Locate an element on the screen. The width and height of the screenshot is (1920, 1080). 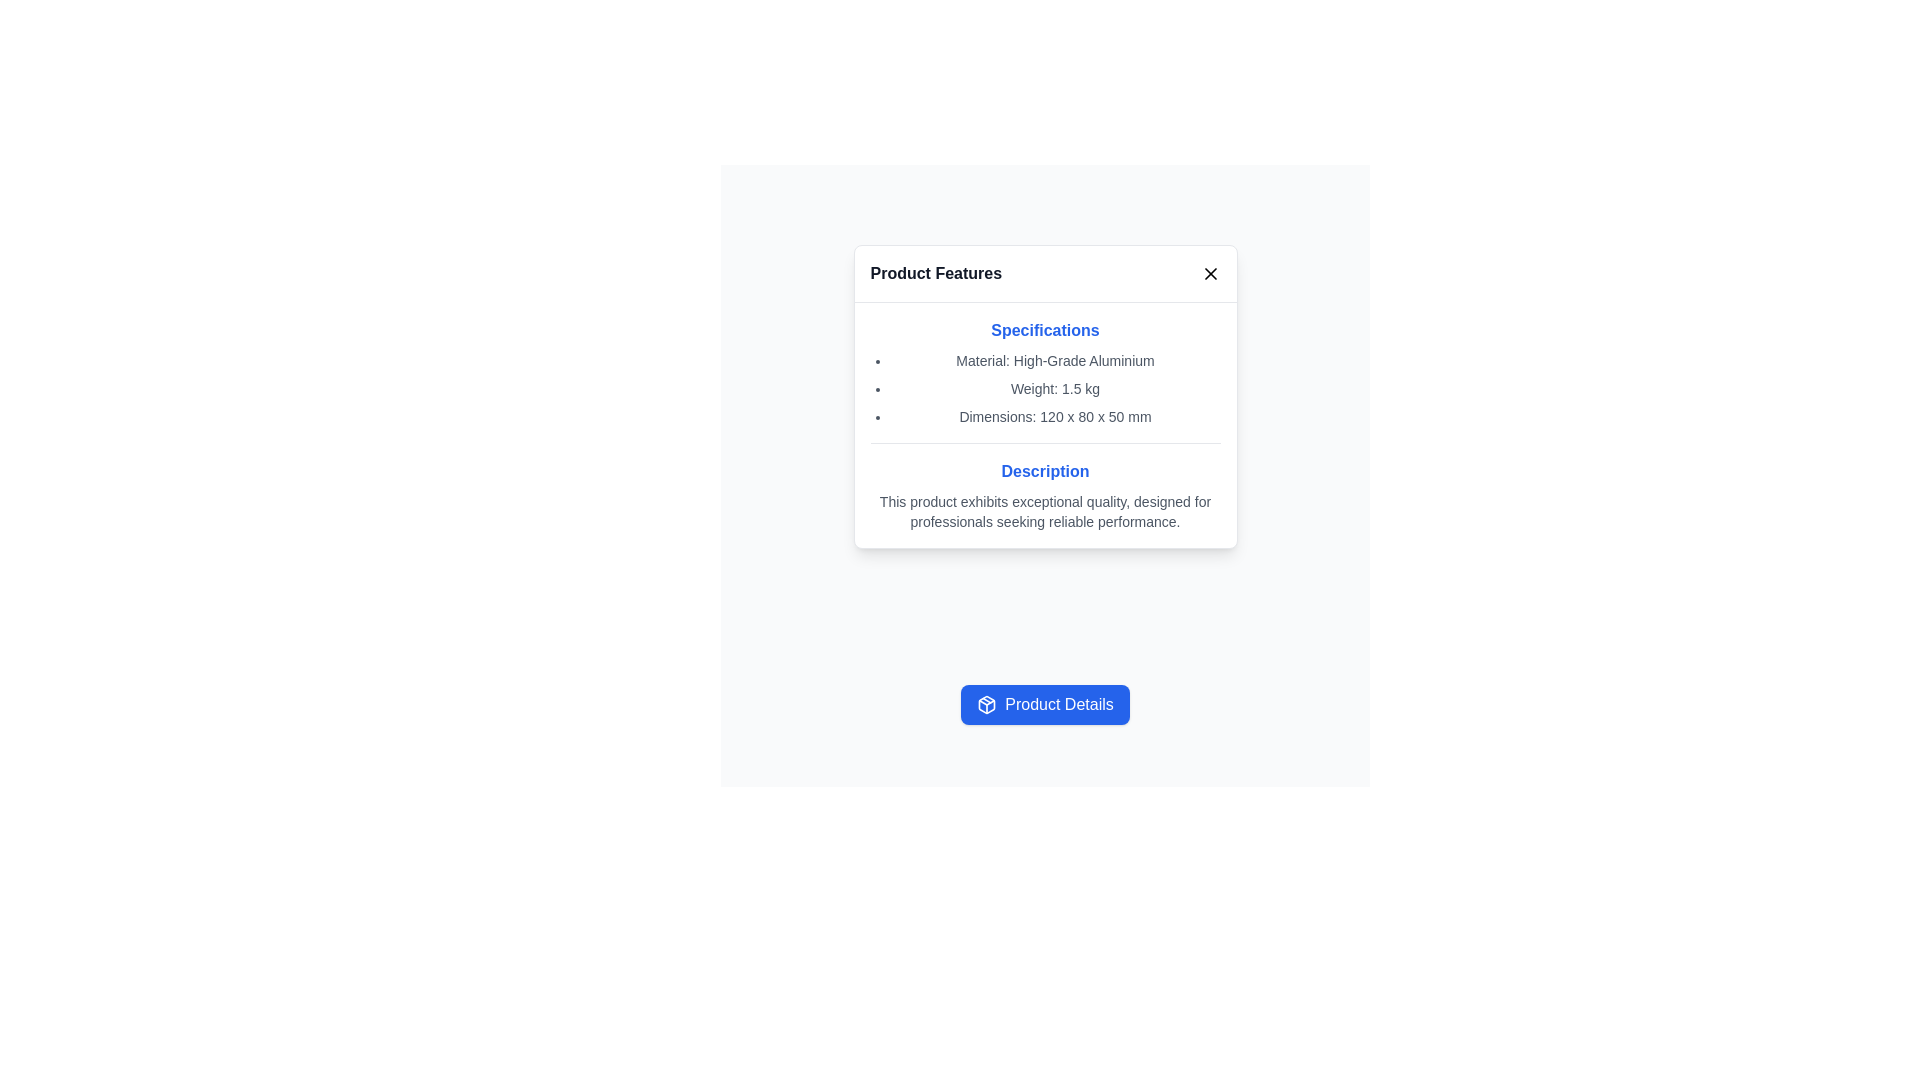
the section header text label that serves as a title for the descriptive content is located at coordinates (1044, 471).